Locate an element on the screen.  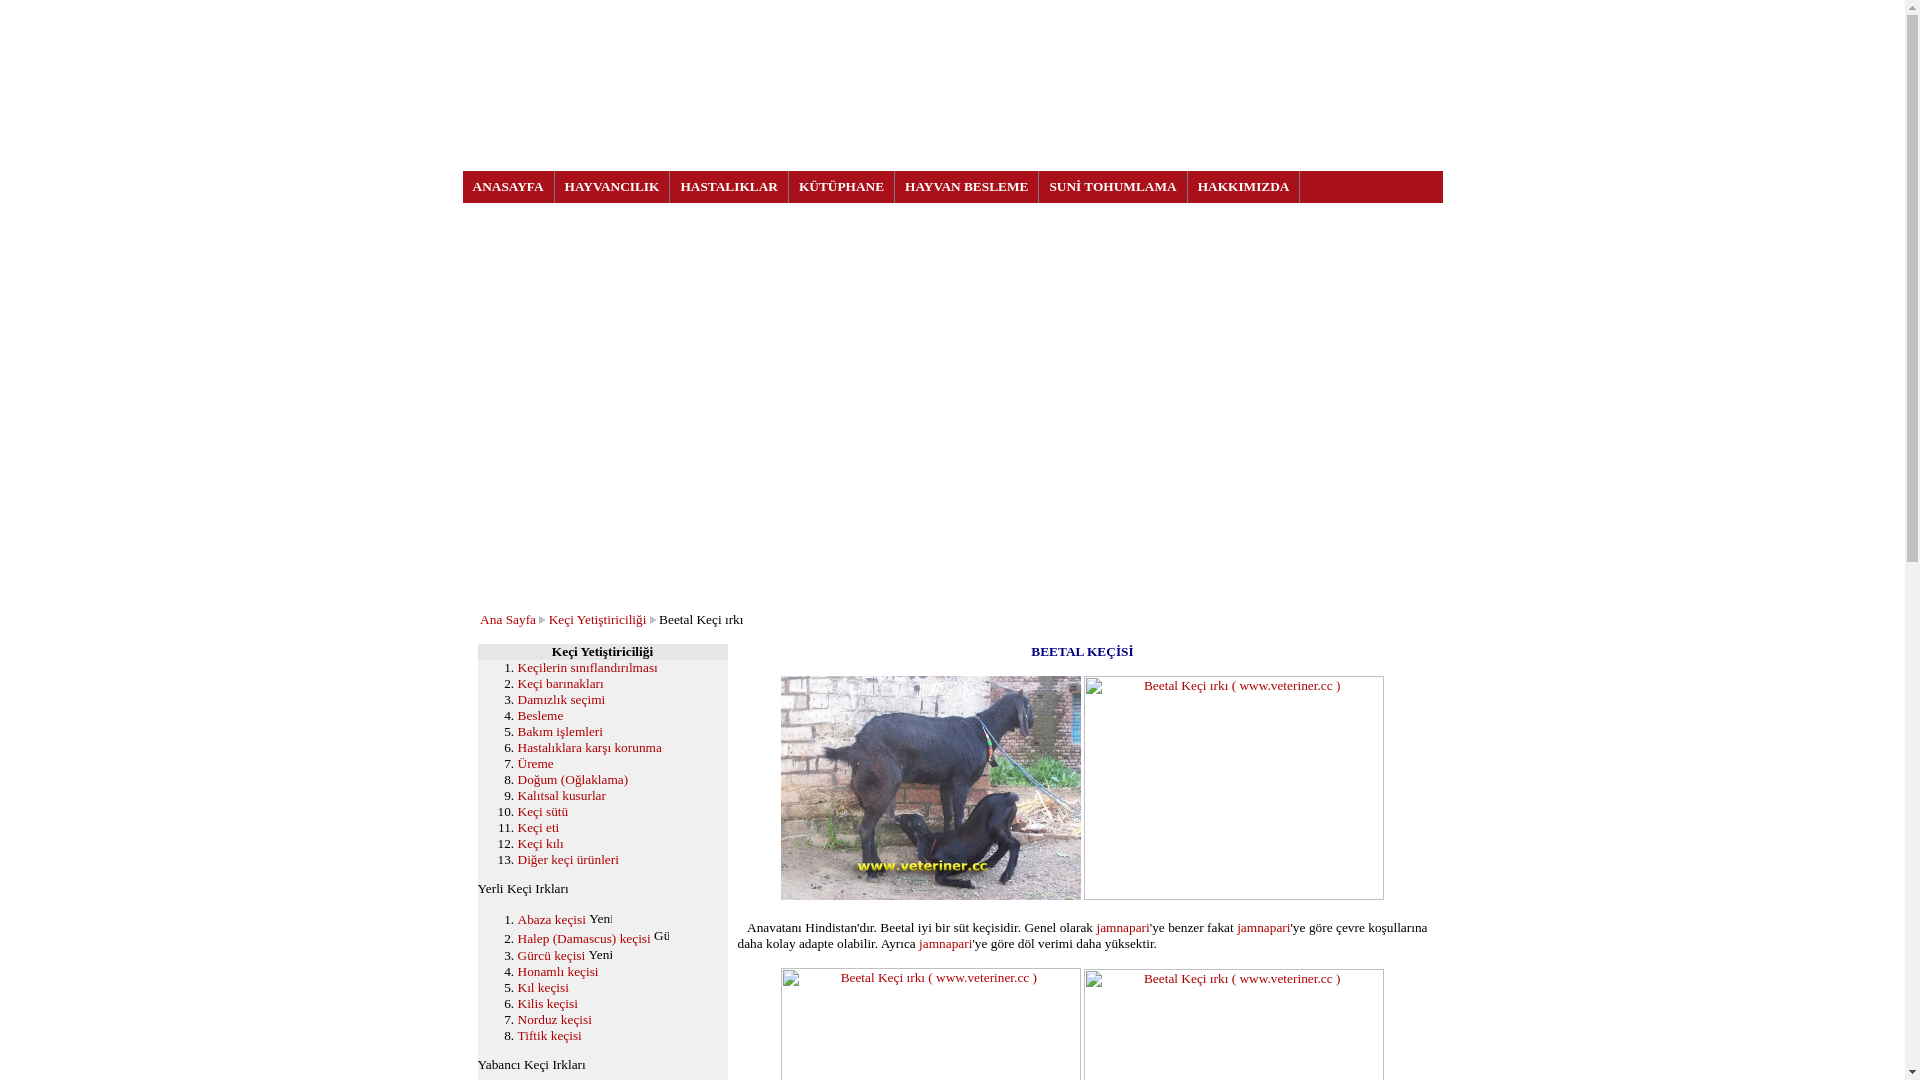
'HAKKIMIZDA' is located at coordinates (1243, 186).